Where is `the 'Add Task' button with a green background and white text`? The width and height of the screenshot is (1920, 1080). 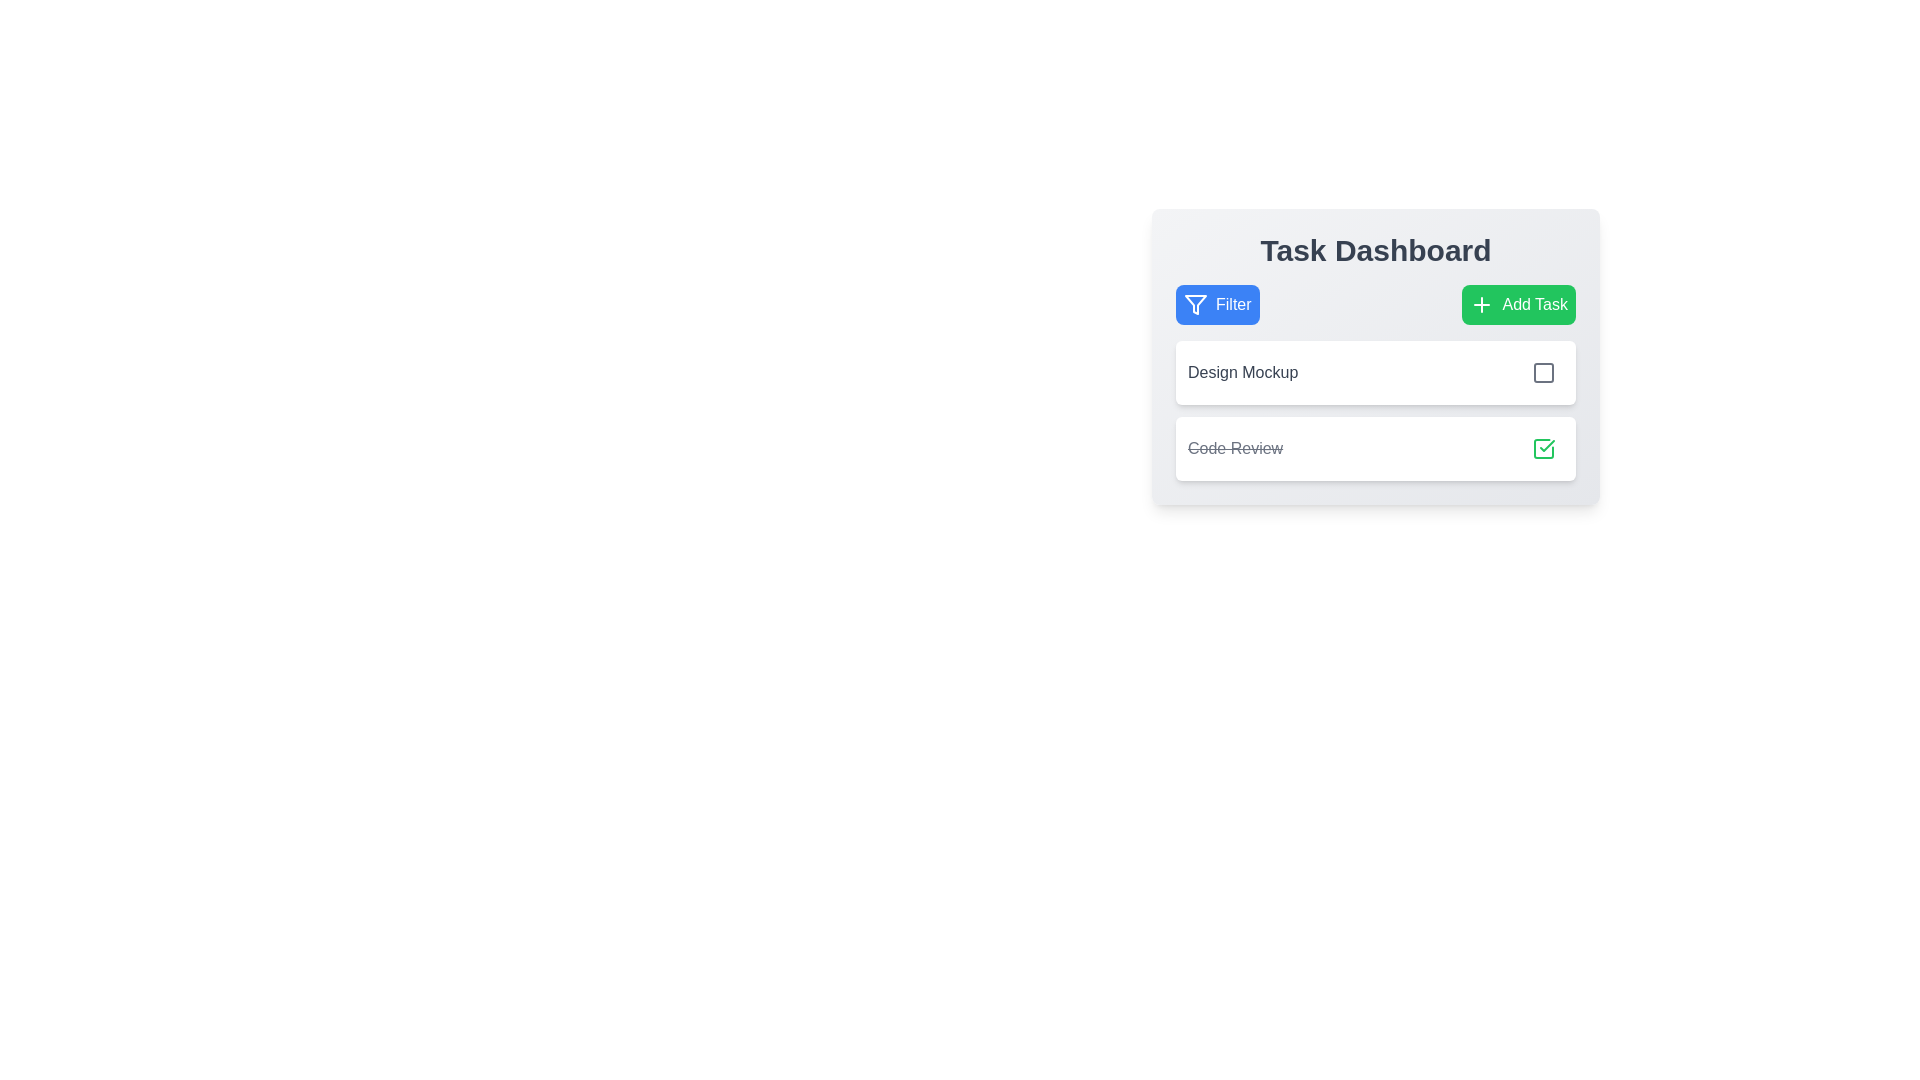 the 'Add Task' button with a green background and white text is located at coordinates (1519, 304).